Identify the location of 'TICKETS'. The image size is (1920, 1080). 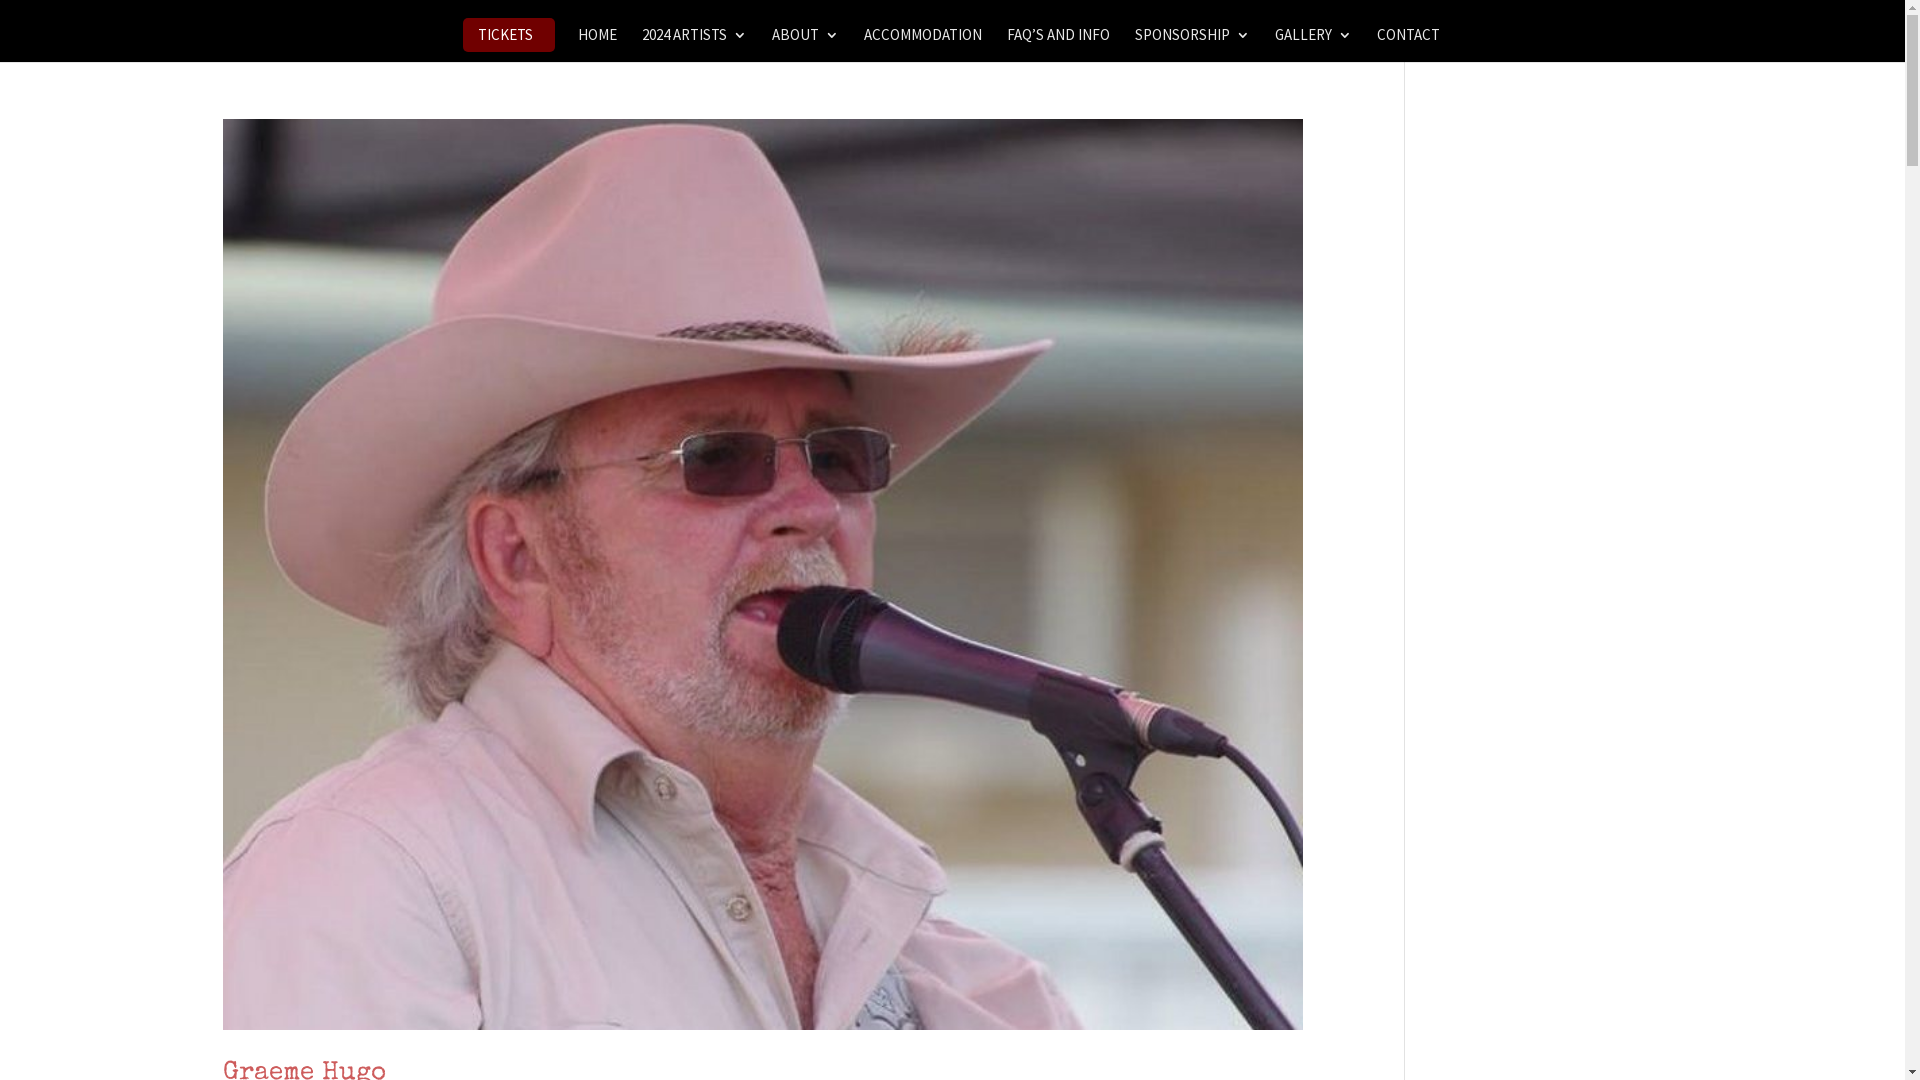
(498, 34).